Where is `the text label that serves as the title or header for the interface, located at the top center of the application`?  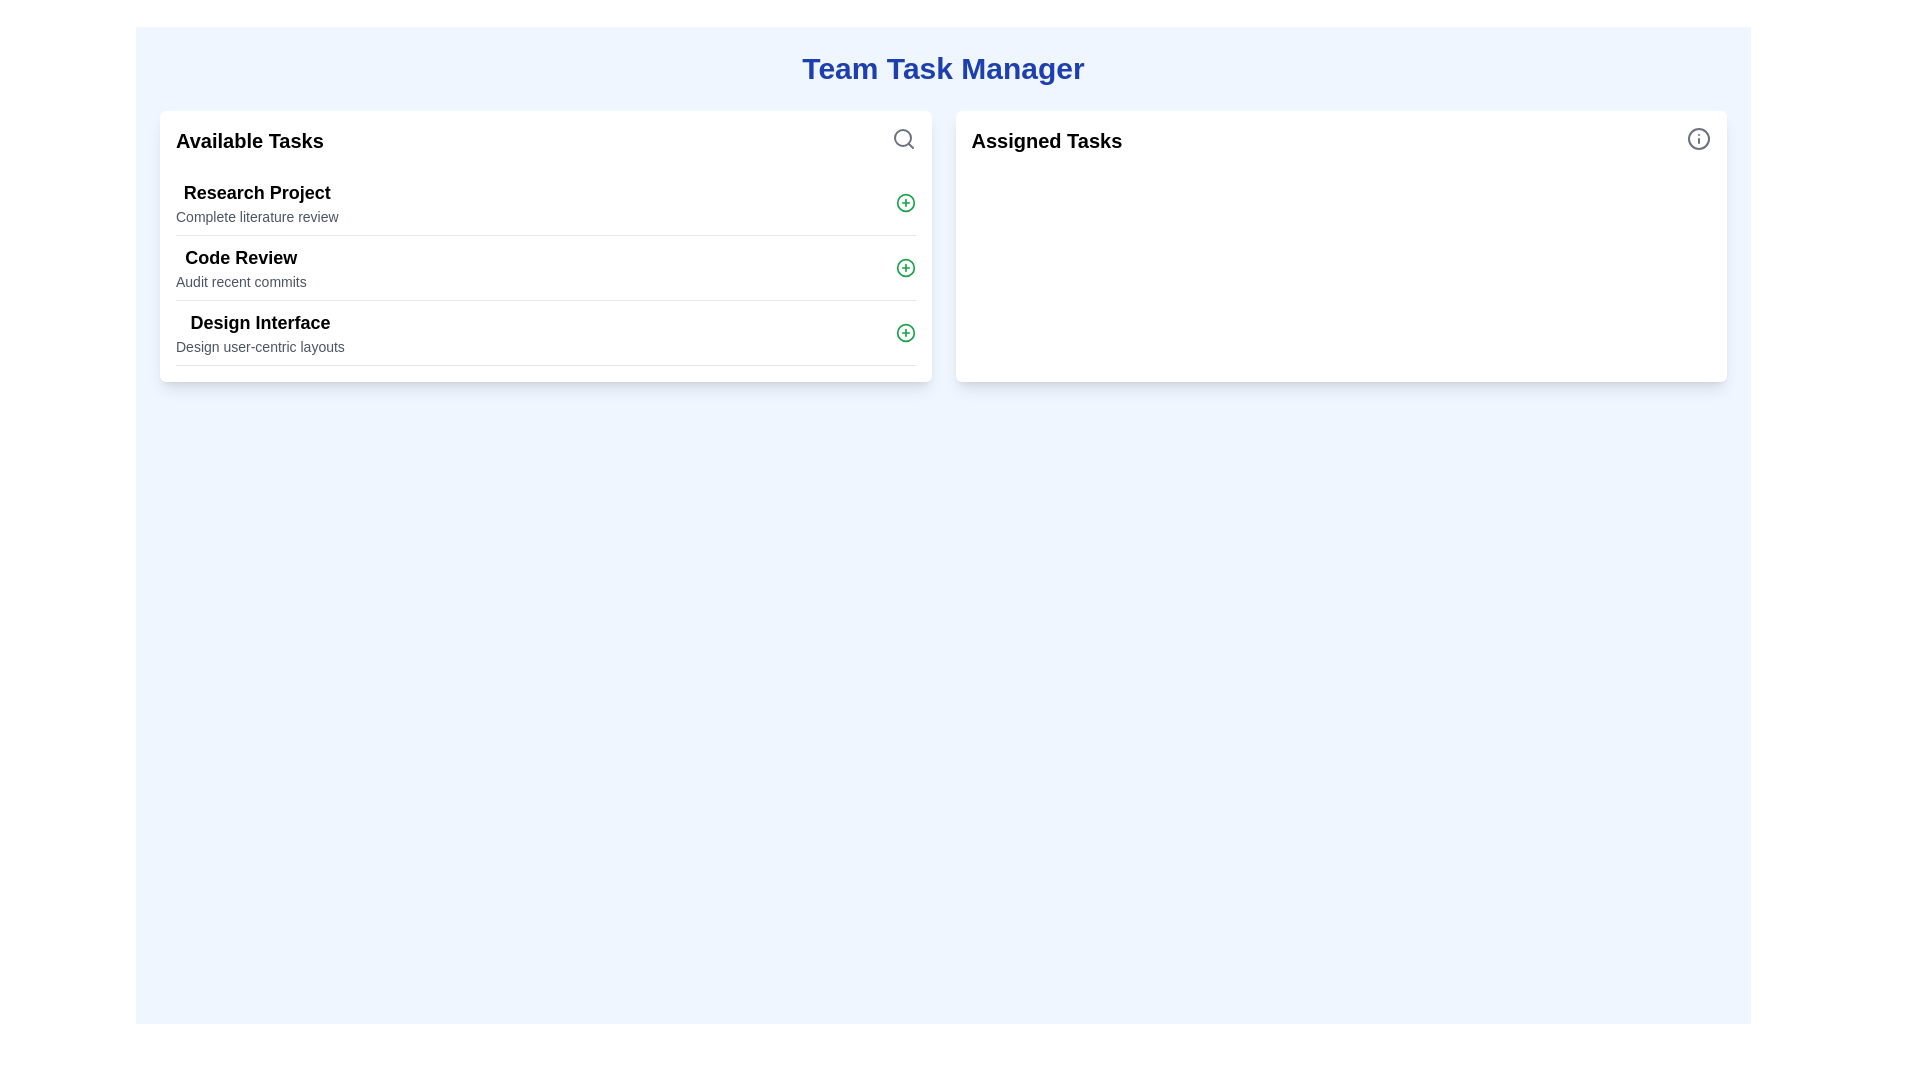
the text label that serves as the title or header for the interface, located at the top center of the application is located at coordinates (942, 68).